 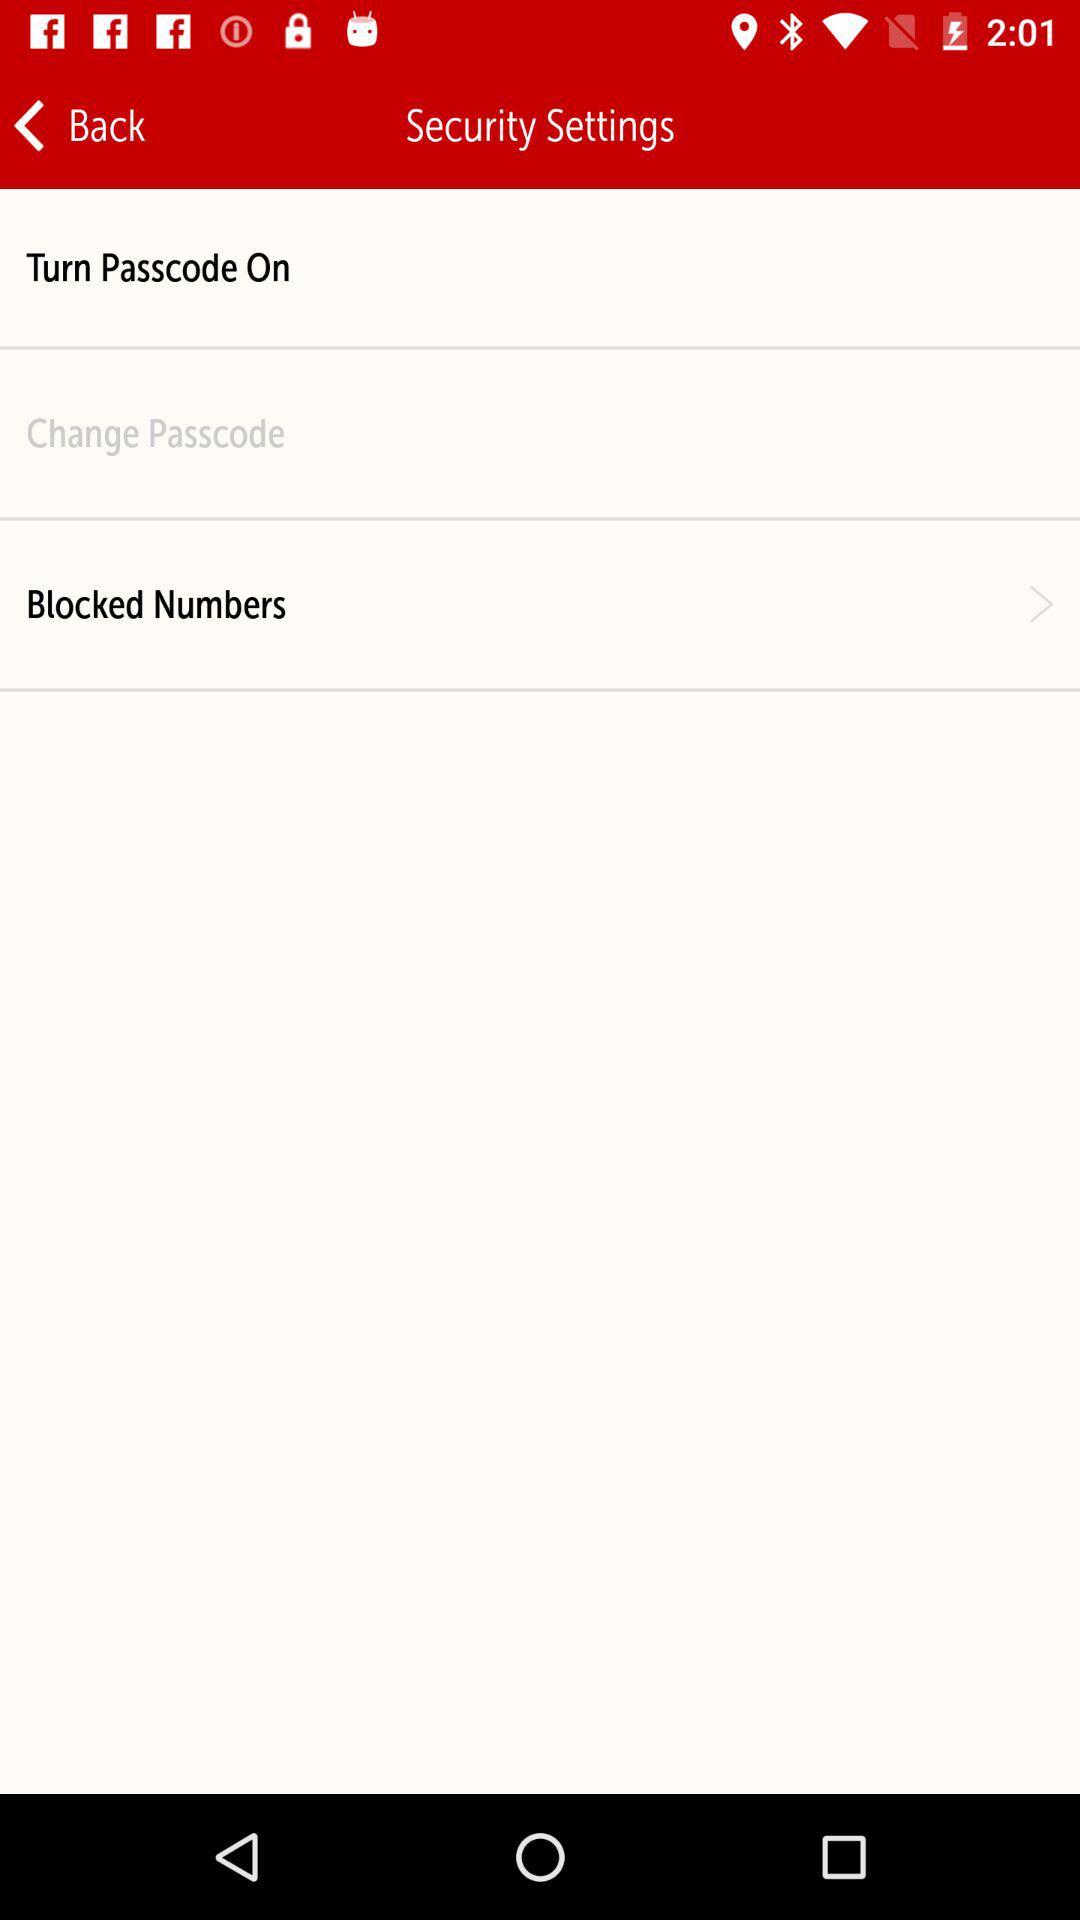 I want to click on the icon to the right of security settings icon, so click(x=1001, y=124).